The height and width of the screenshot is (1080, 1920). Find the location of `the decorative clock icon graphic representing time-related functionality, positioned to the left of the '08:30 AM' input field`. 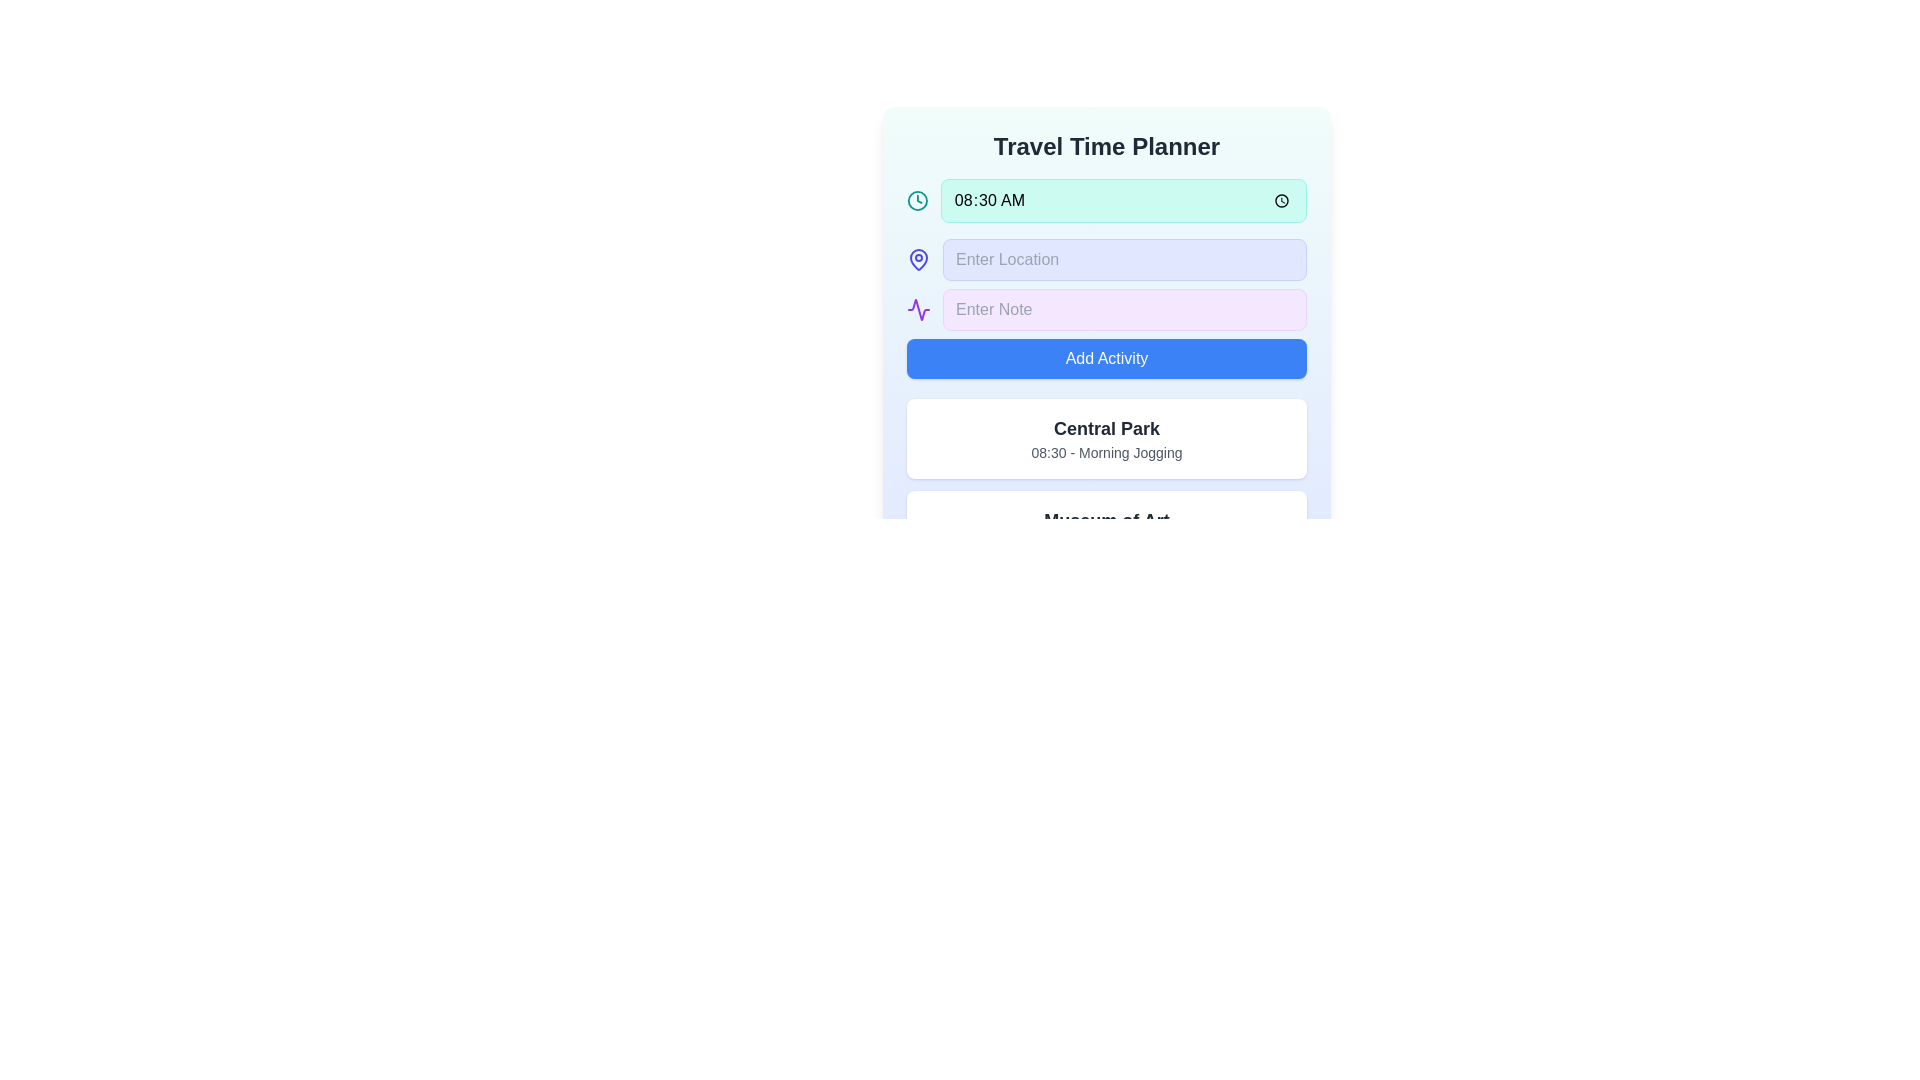

the decorative clock icon graphic representing time-related functionality, positioned to the left of the '08:30 AM' input field is located at coordinates (916, 200).